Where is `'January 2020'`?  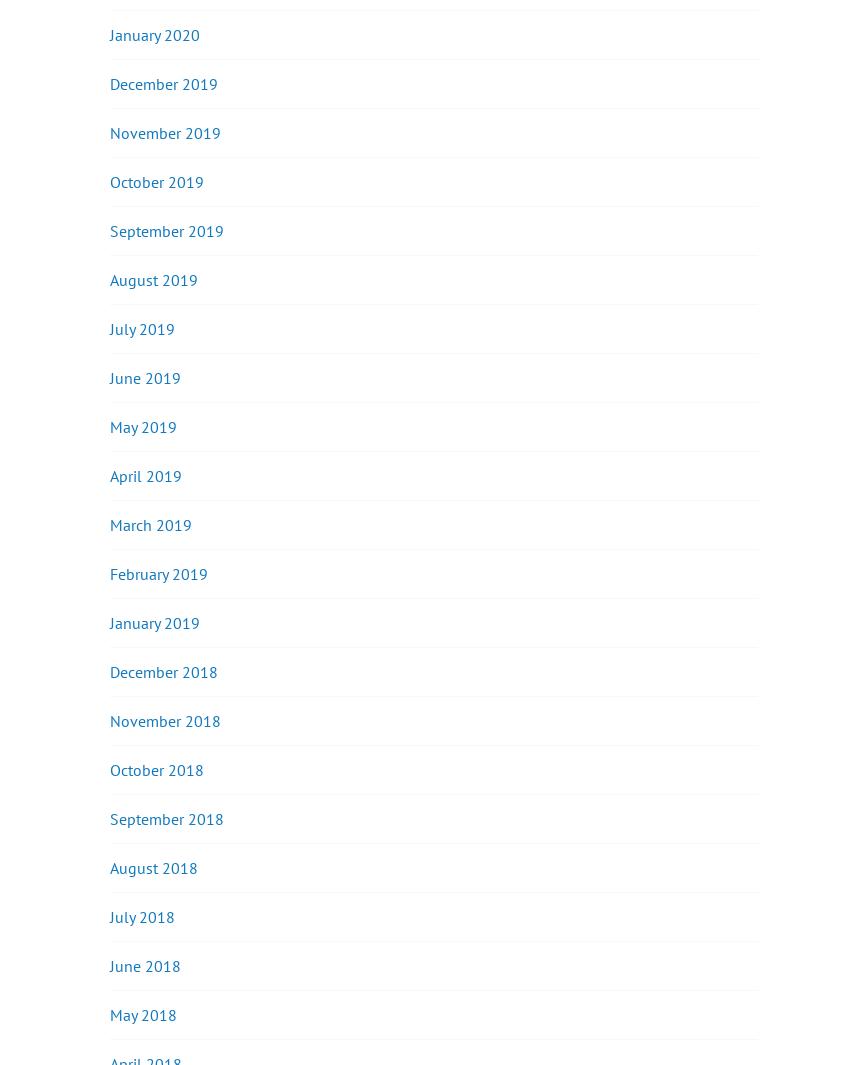
'January 2020' is located at coordinates (155, 32).